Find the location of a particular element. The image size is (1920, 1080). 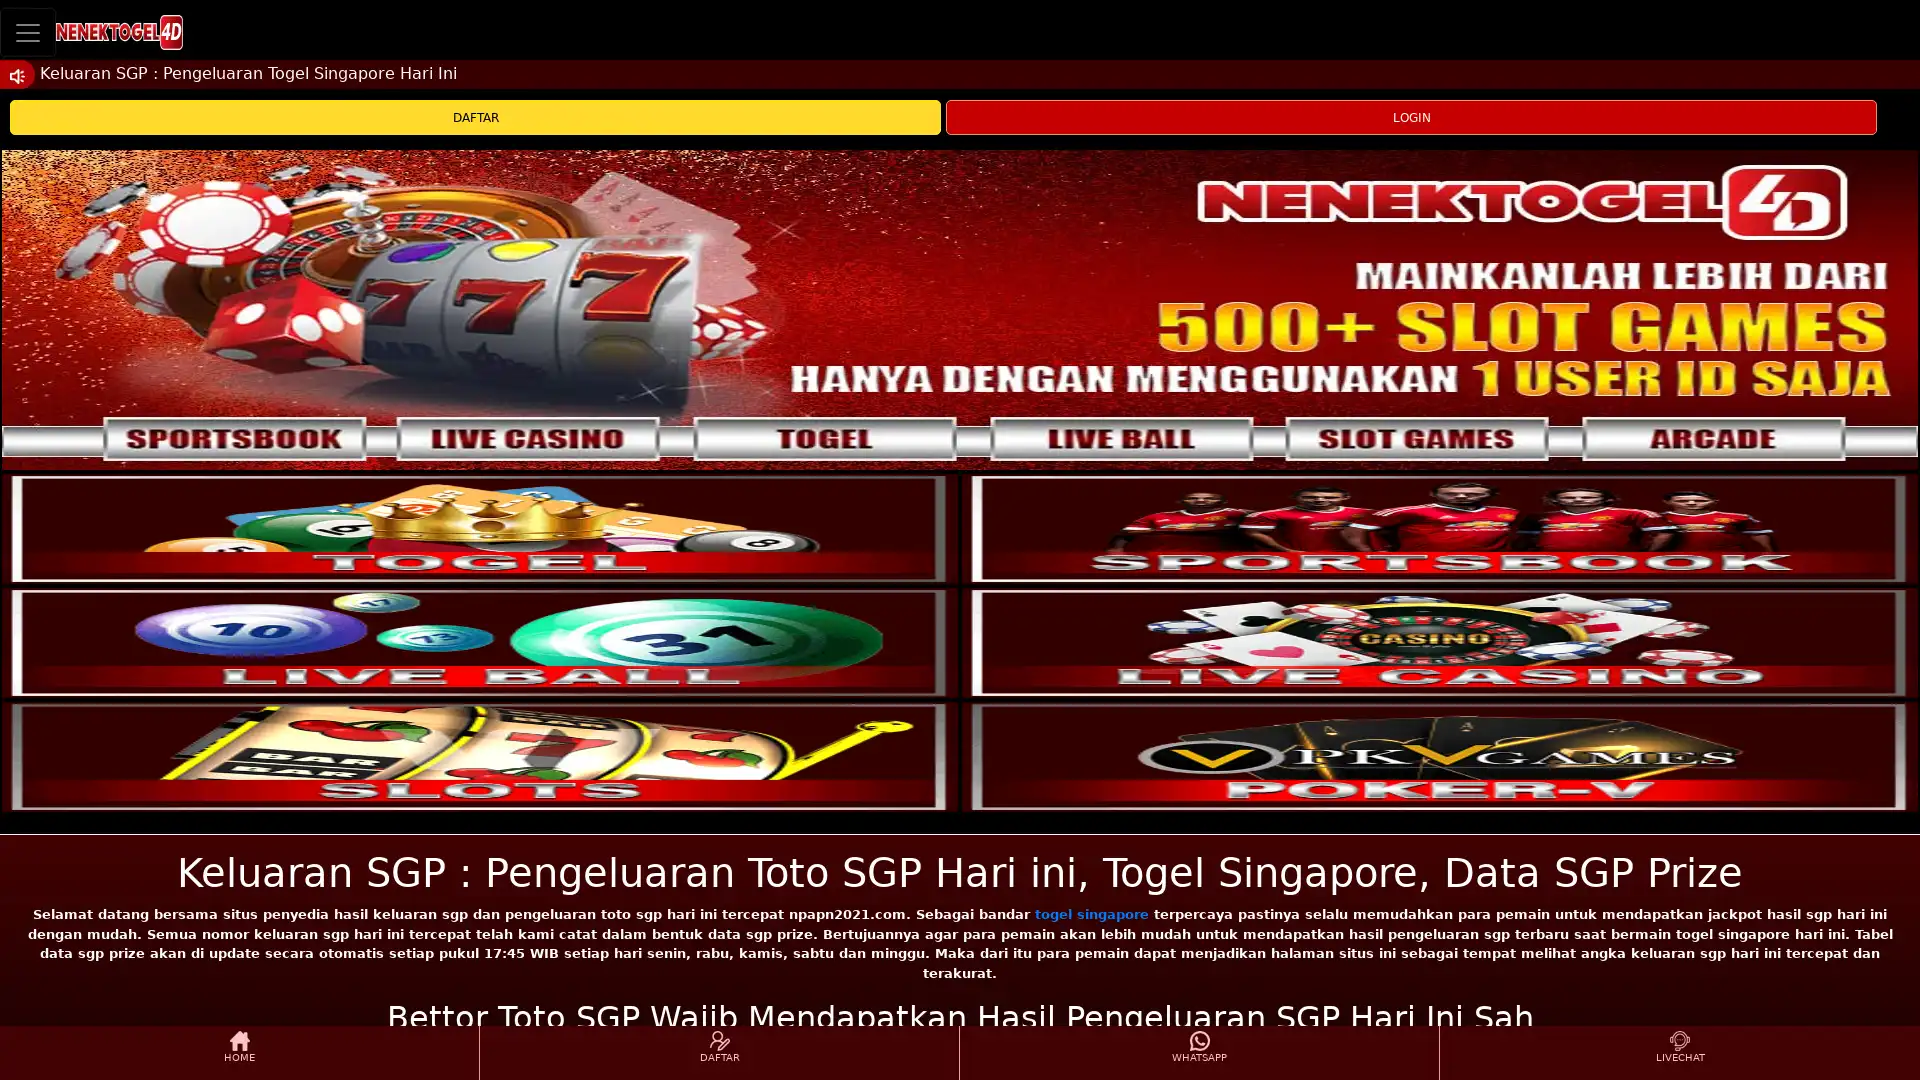

LOGIN is located at coordinates (1410, 117).